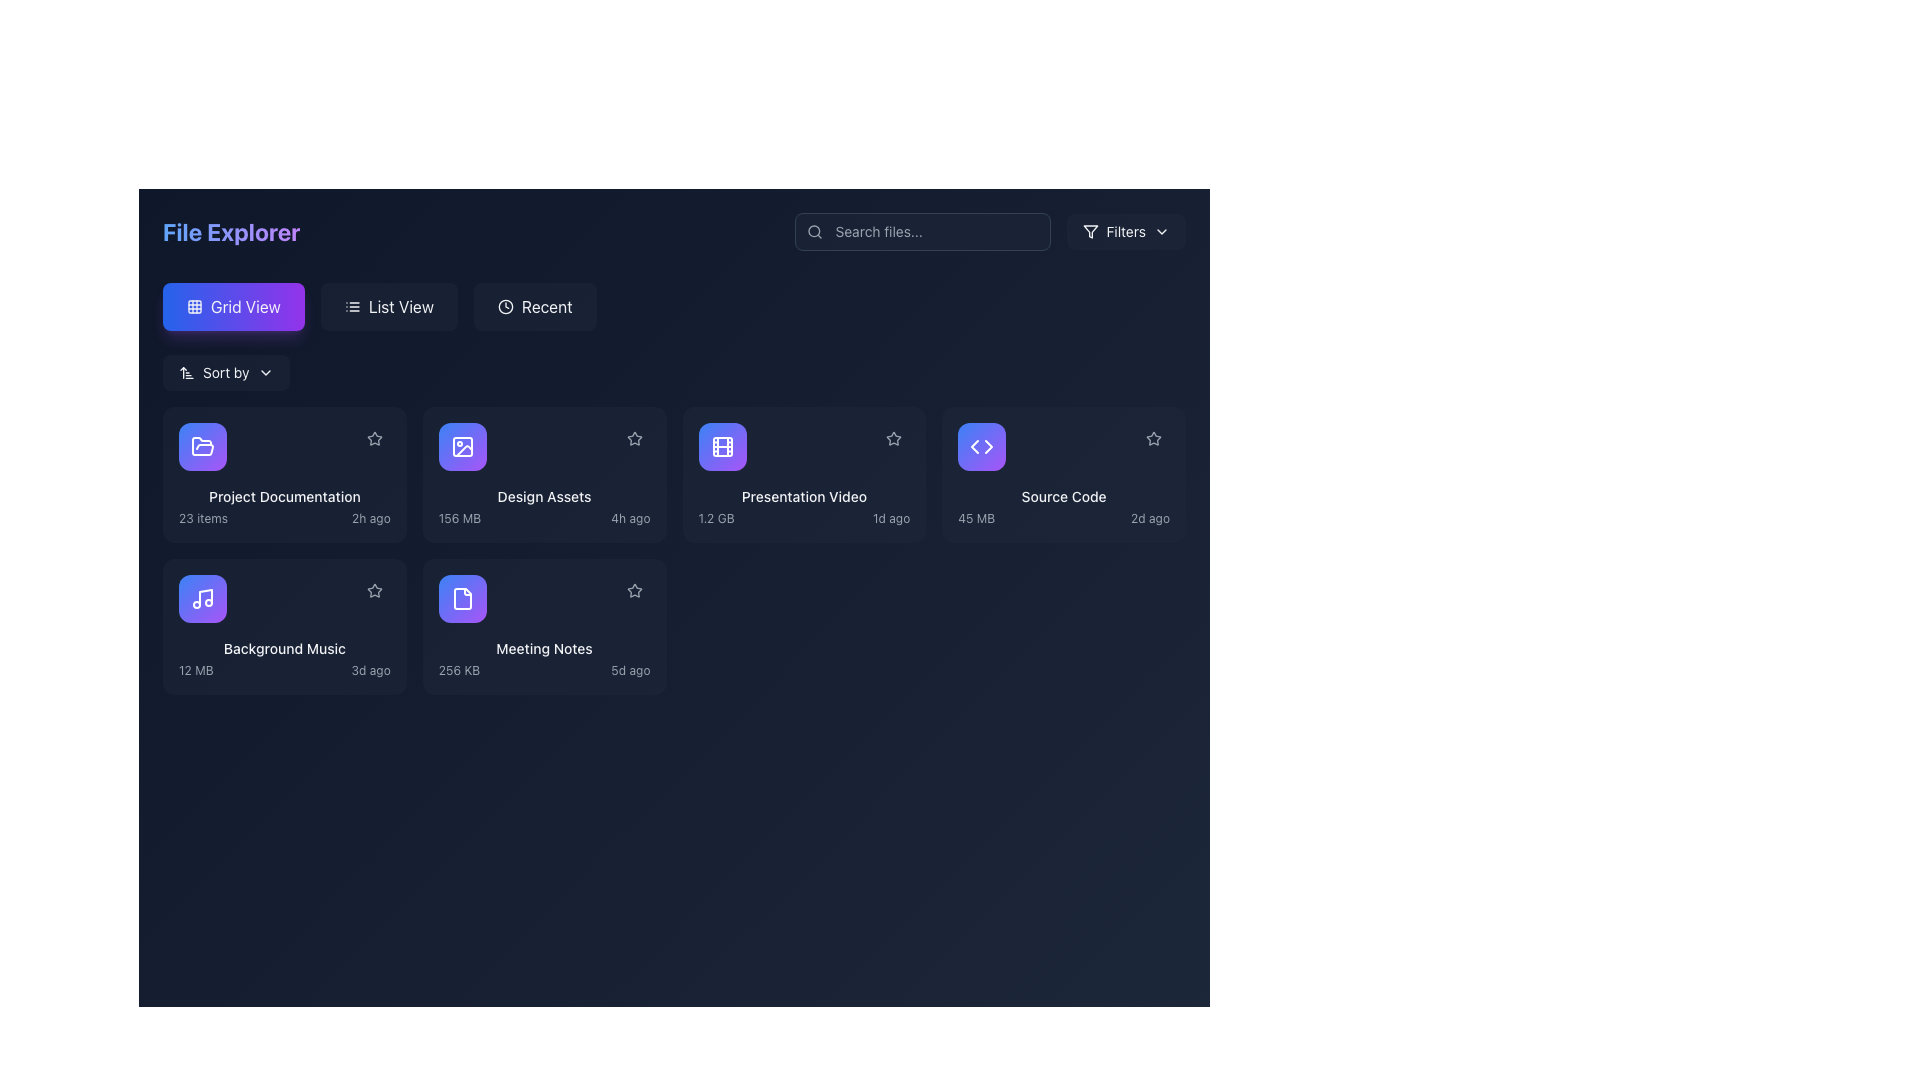 The image size is (1920, 1080). What do you see at coordinates (374, 589) in the screenshot?
I see `the star button located at the bottom-right corner of the 'Background Music' card` at bounding box center [374, 589].